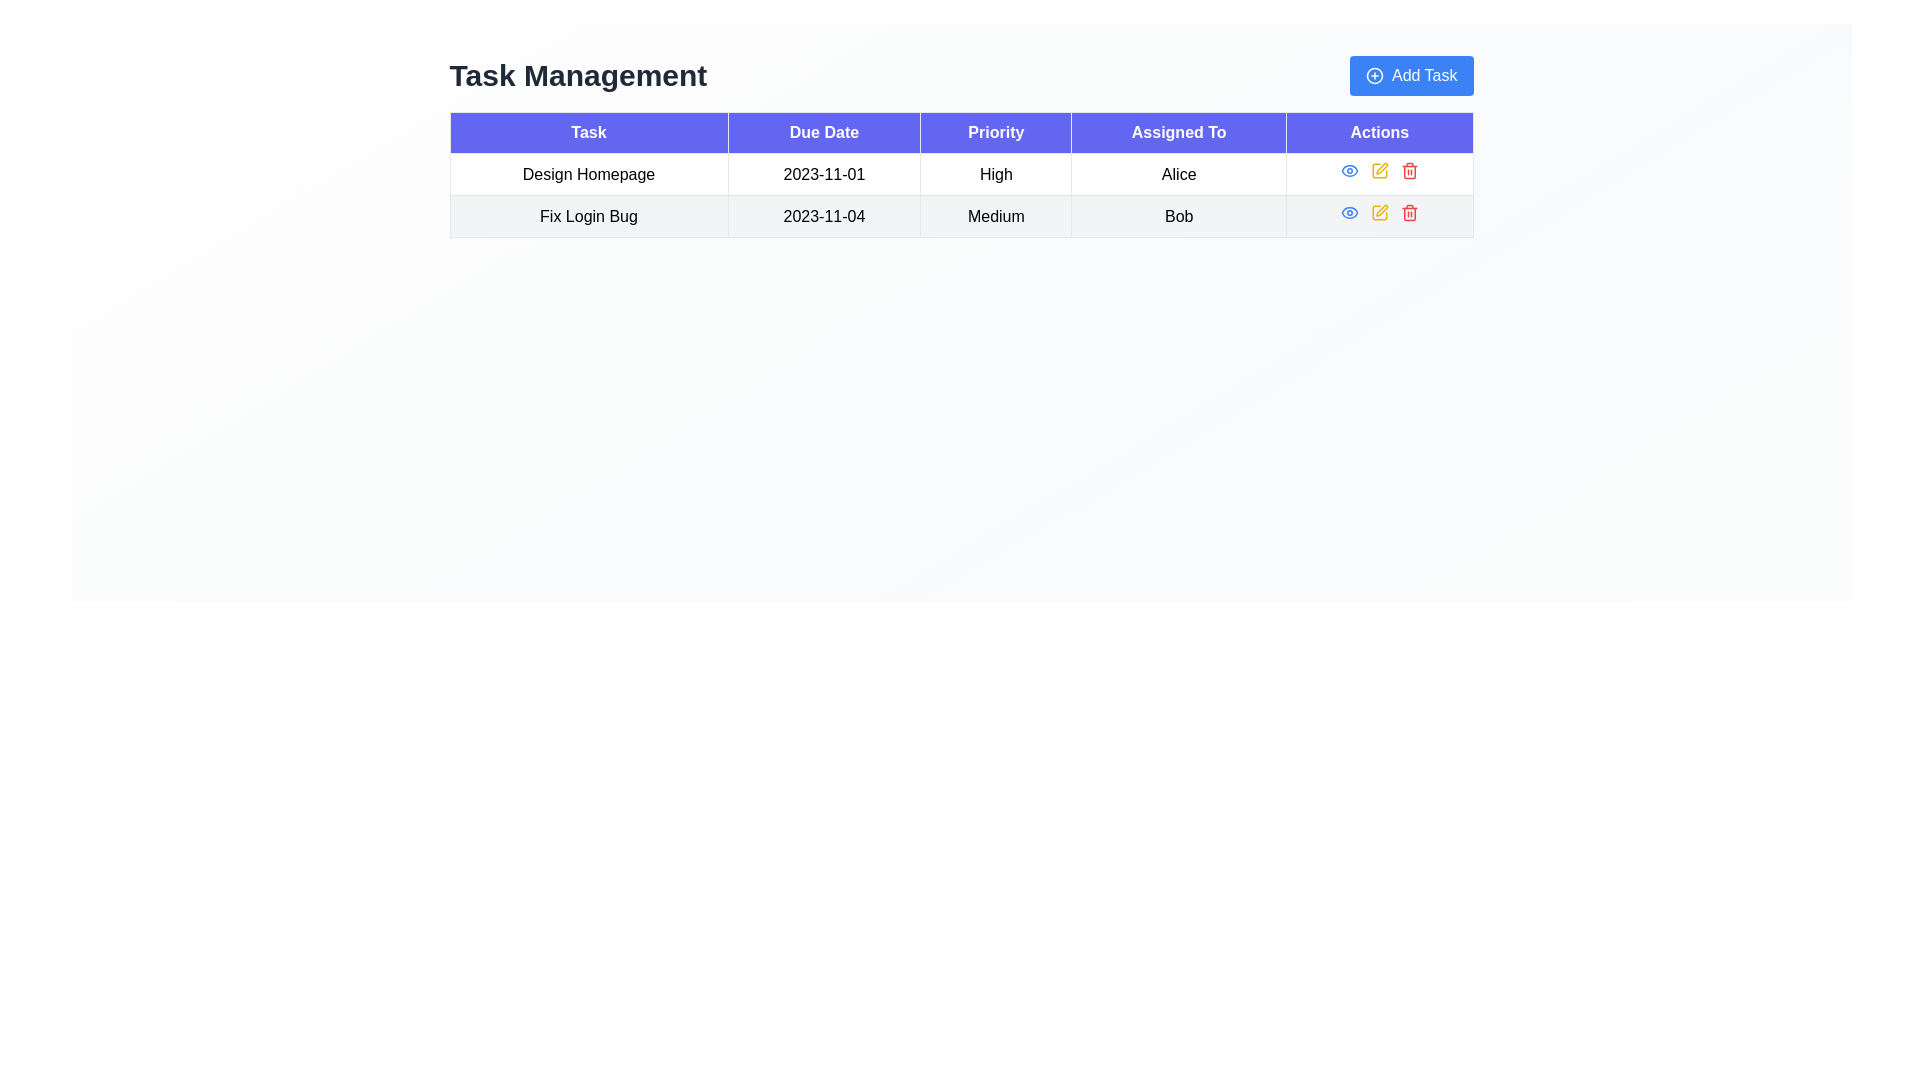 The width and height of the screenshot is (1920, 1080). What do you see at coordinates (1378, 212) in the screenshot?
I see `the edit button in the 'Actions' column of the task management table, associated with the task 'Fix Login Bug'` at bounding box center [1378, 212].